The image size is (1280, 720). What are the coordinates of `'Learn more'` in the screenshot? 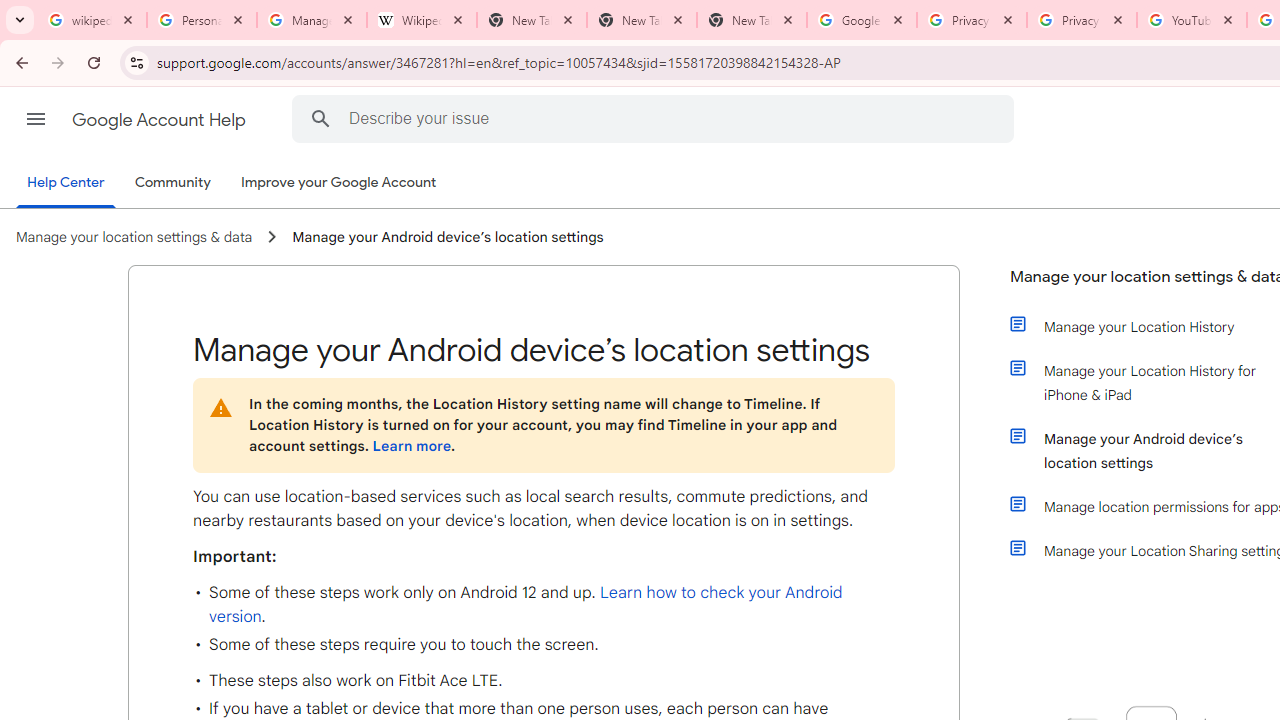 It's located at (410, 445).